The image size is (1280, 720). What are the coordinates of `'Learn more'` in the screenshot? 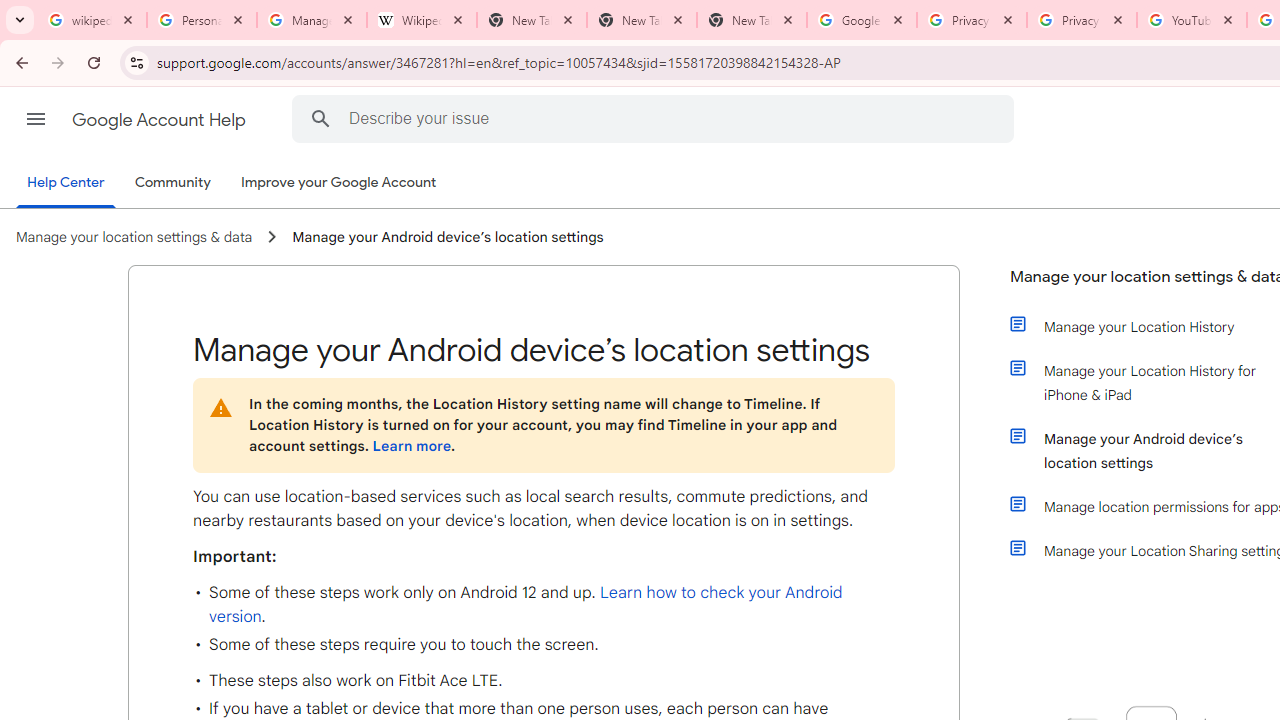 It's located at (410, 445).